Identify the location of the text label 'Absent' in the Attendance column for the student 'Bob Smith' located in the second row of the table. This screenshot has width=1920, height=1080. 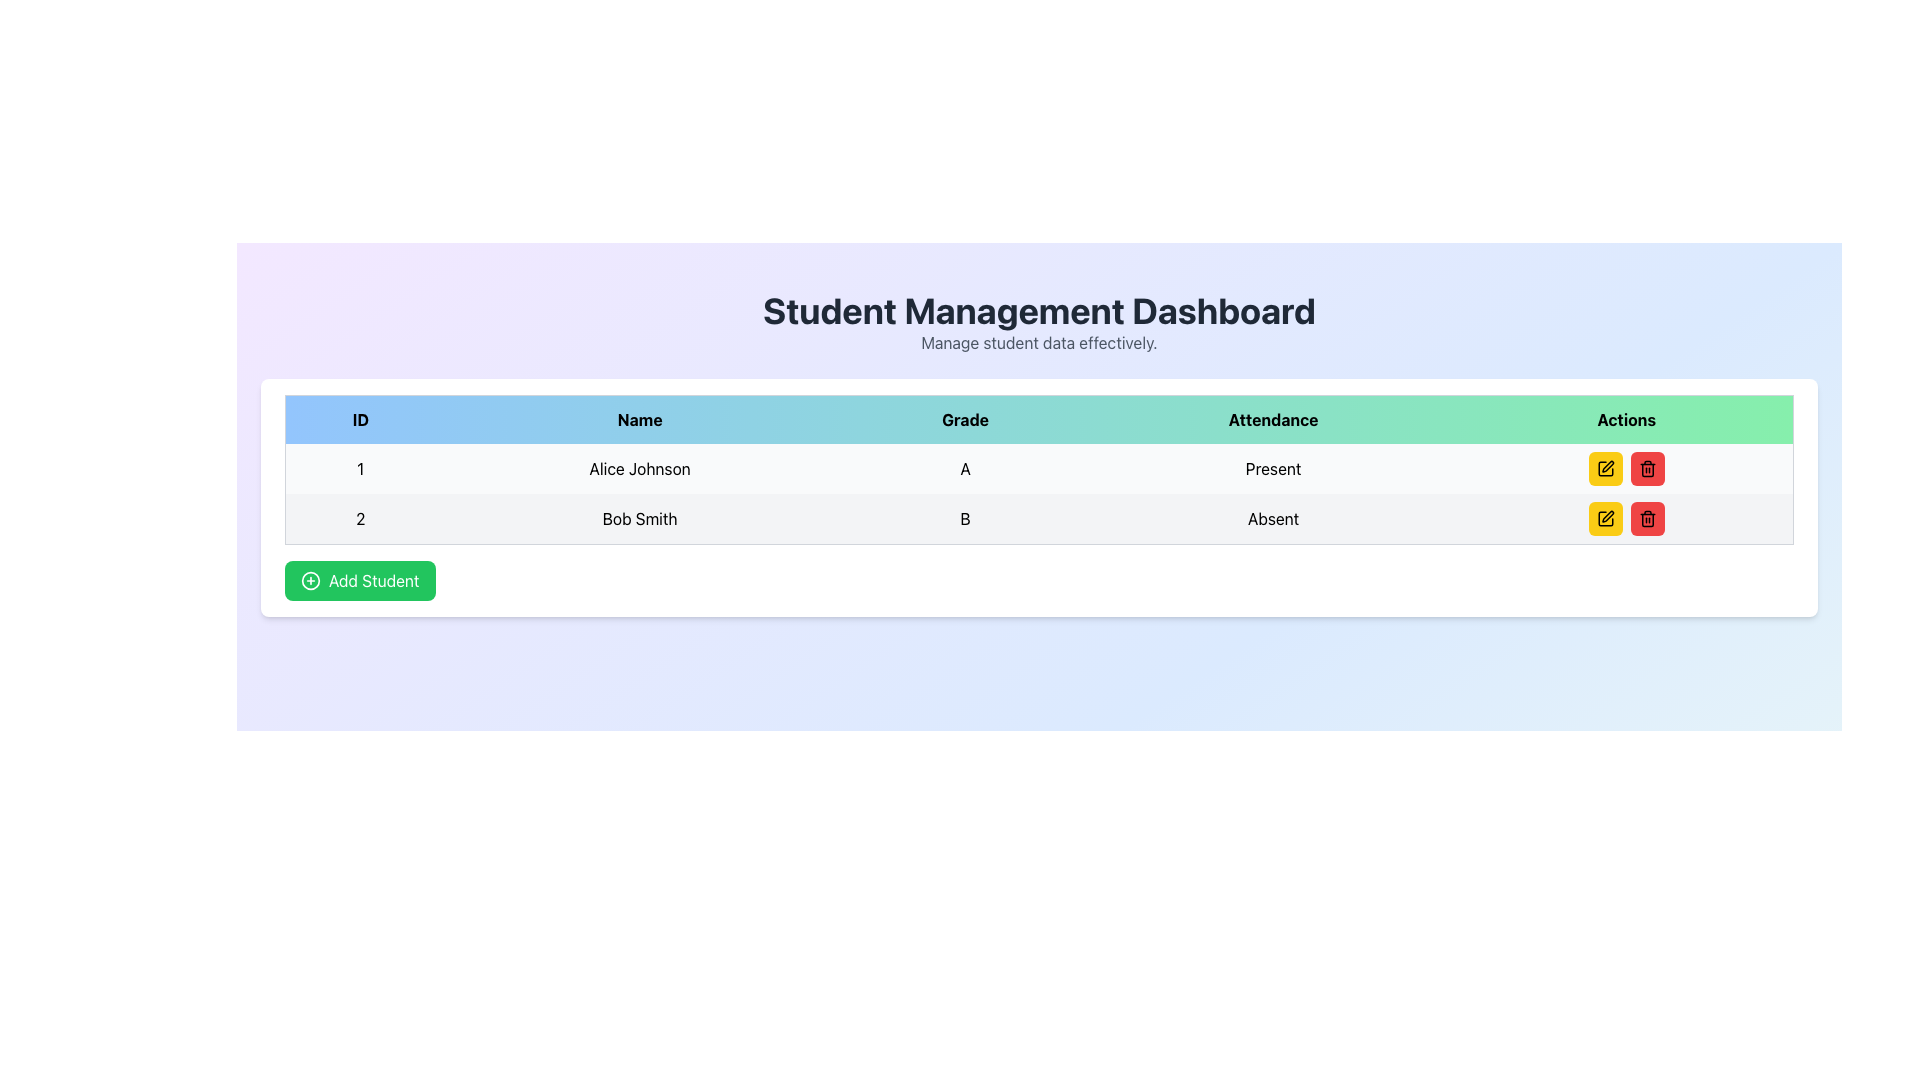
(1272, 518).